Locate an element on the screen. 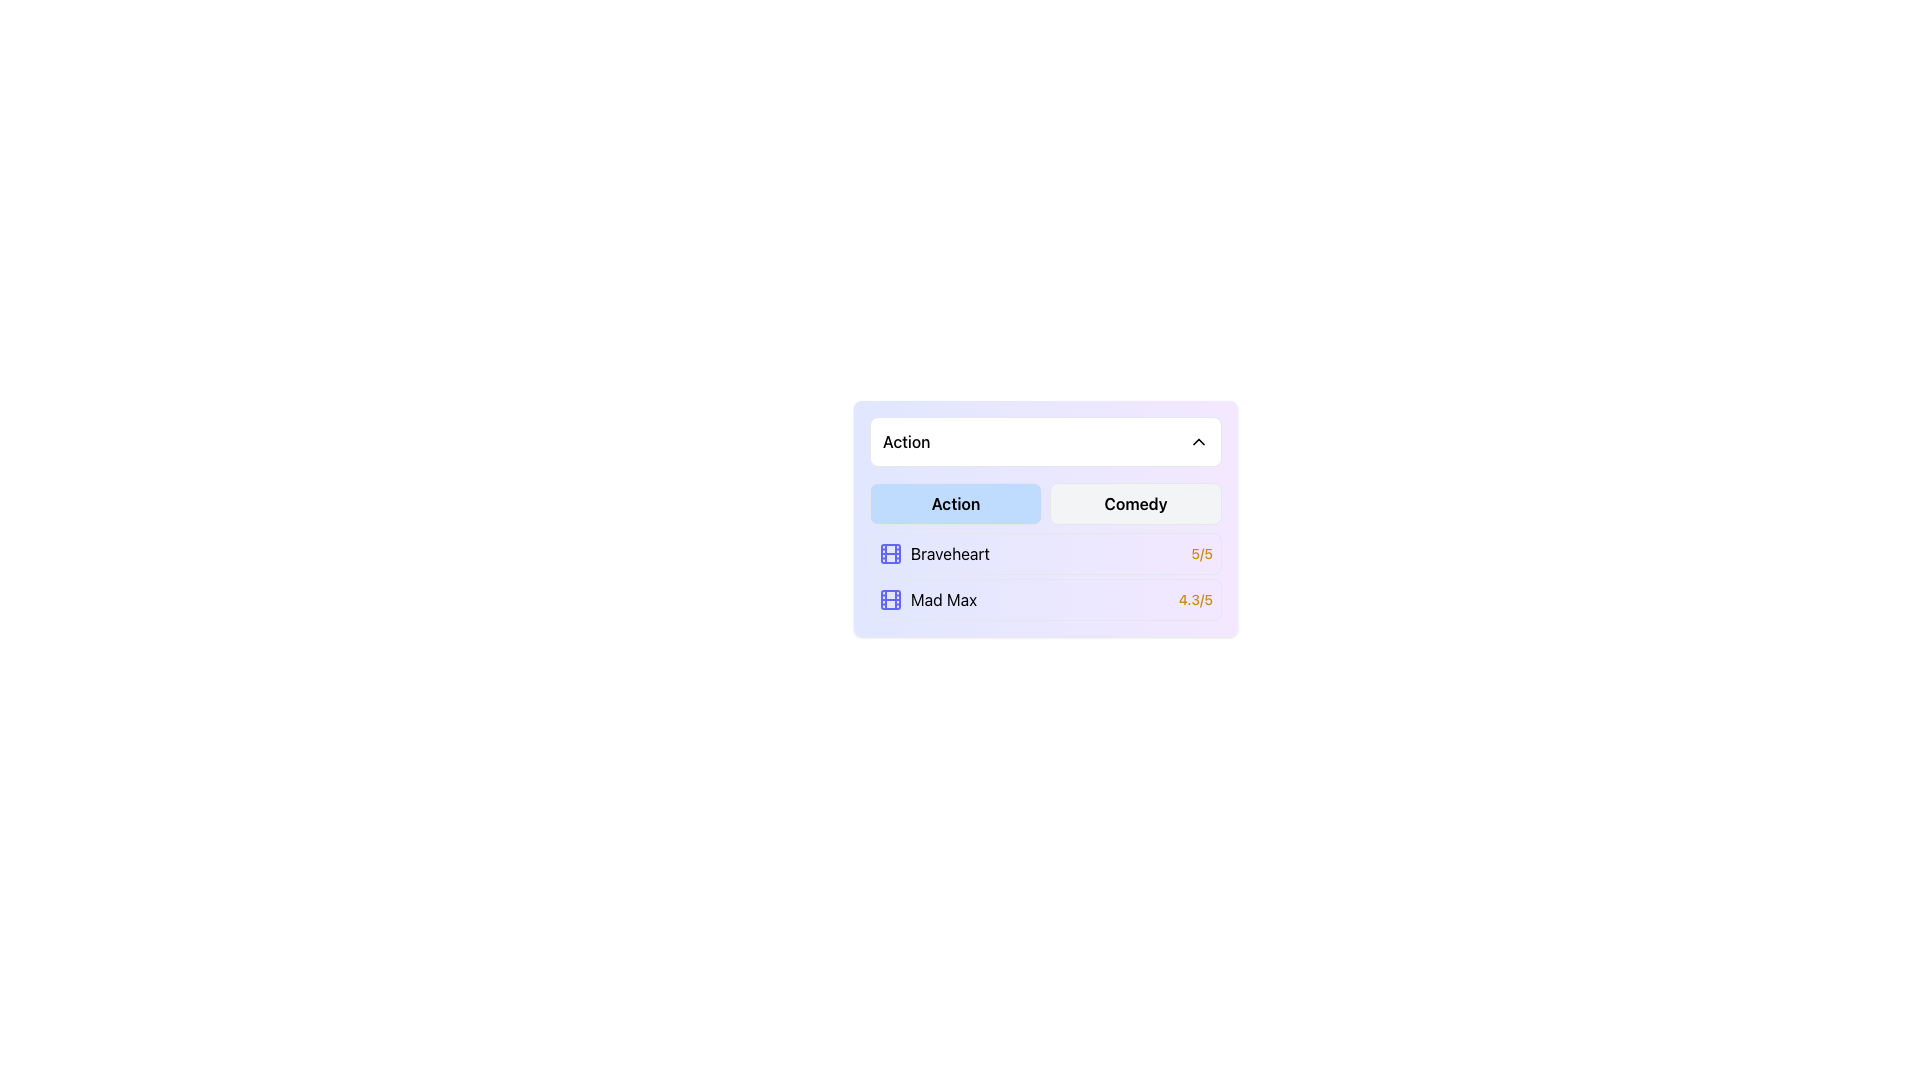 The width and height of the screenshot is (1920, 1080). the text label reading 'Action' located in the upper-left region of the dropdown component is located at coordinates (905, 441).